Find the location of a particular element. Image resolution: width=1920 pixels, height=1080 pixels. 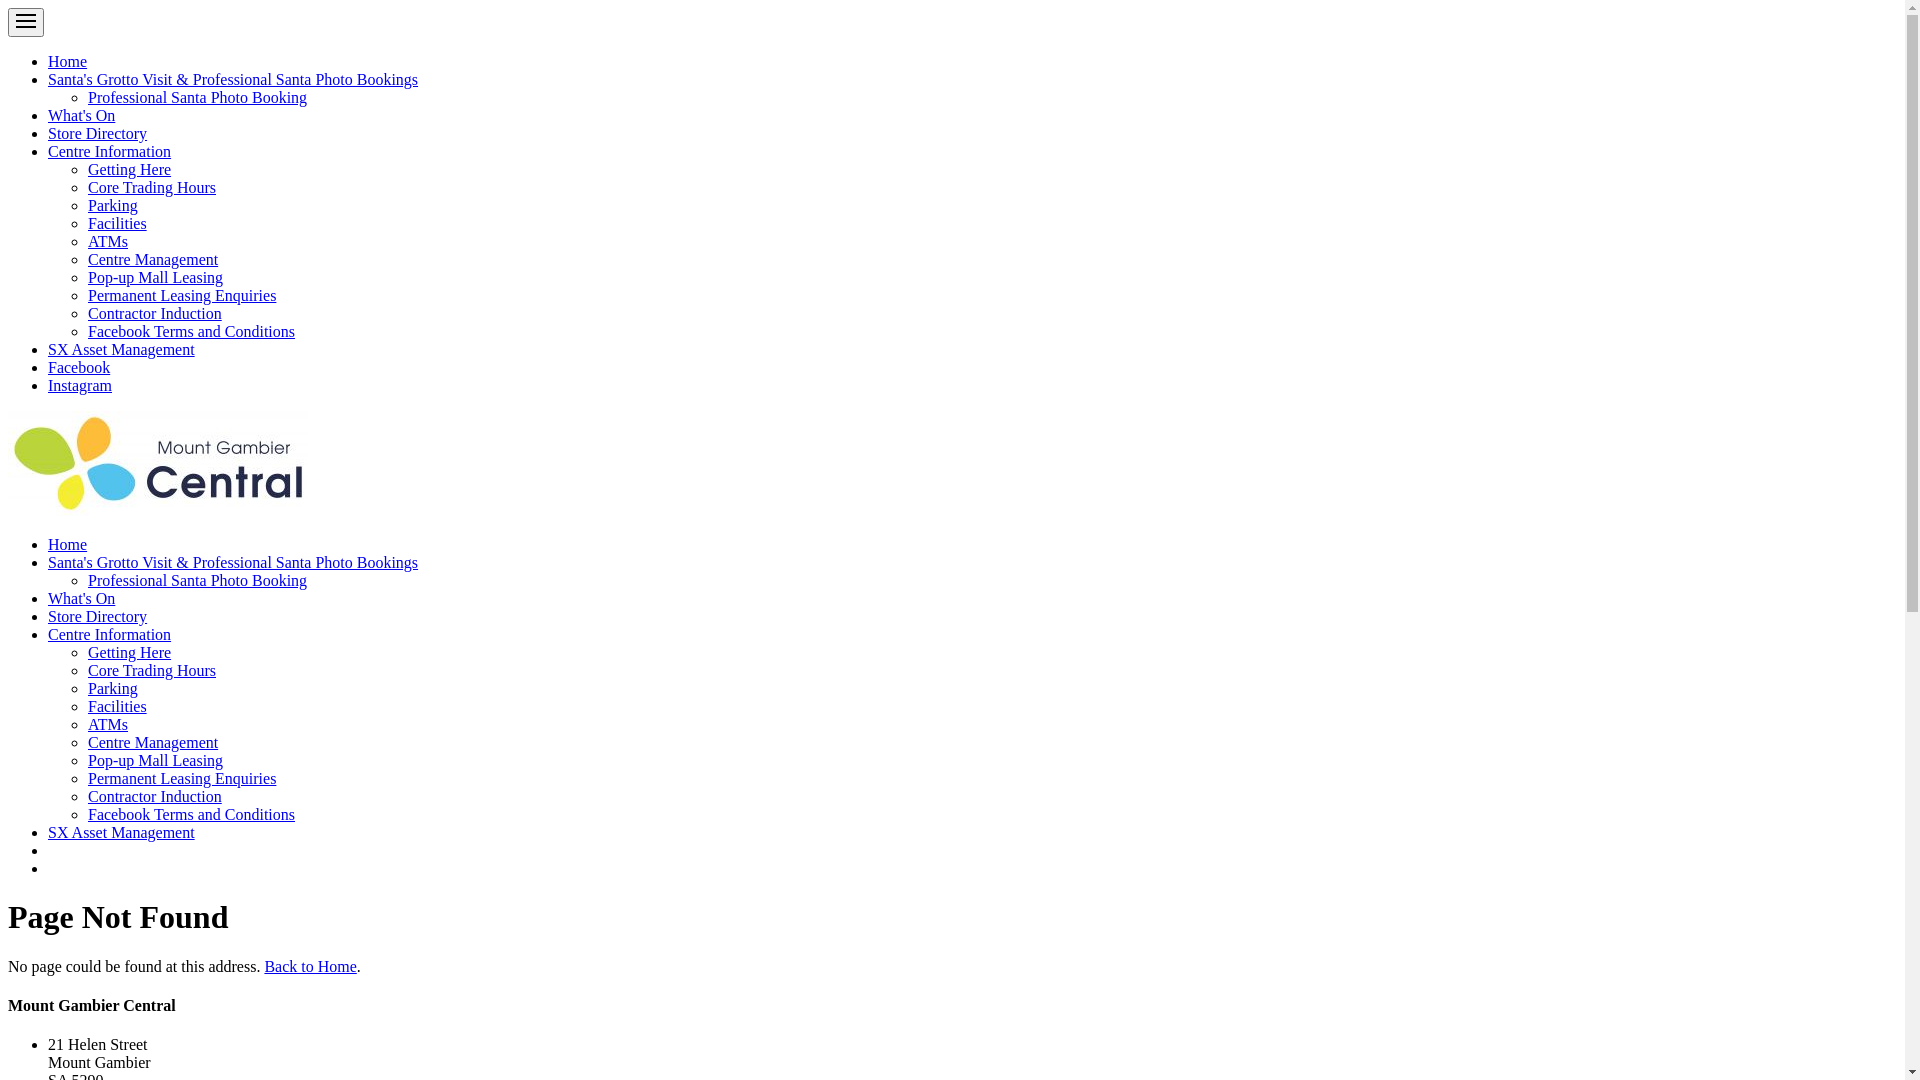

'Permanent Leasing Enquiries' is located at coordinates (182, 777).